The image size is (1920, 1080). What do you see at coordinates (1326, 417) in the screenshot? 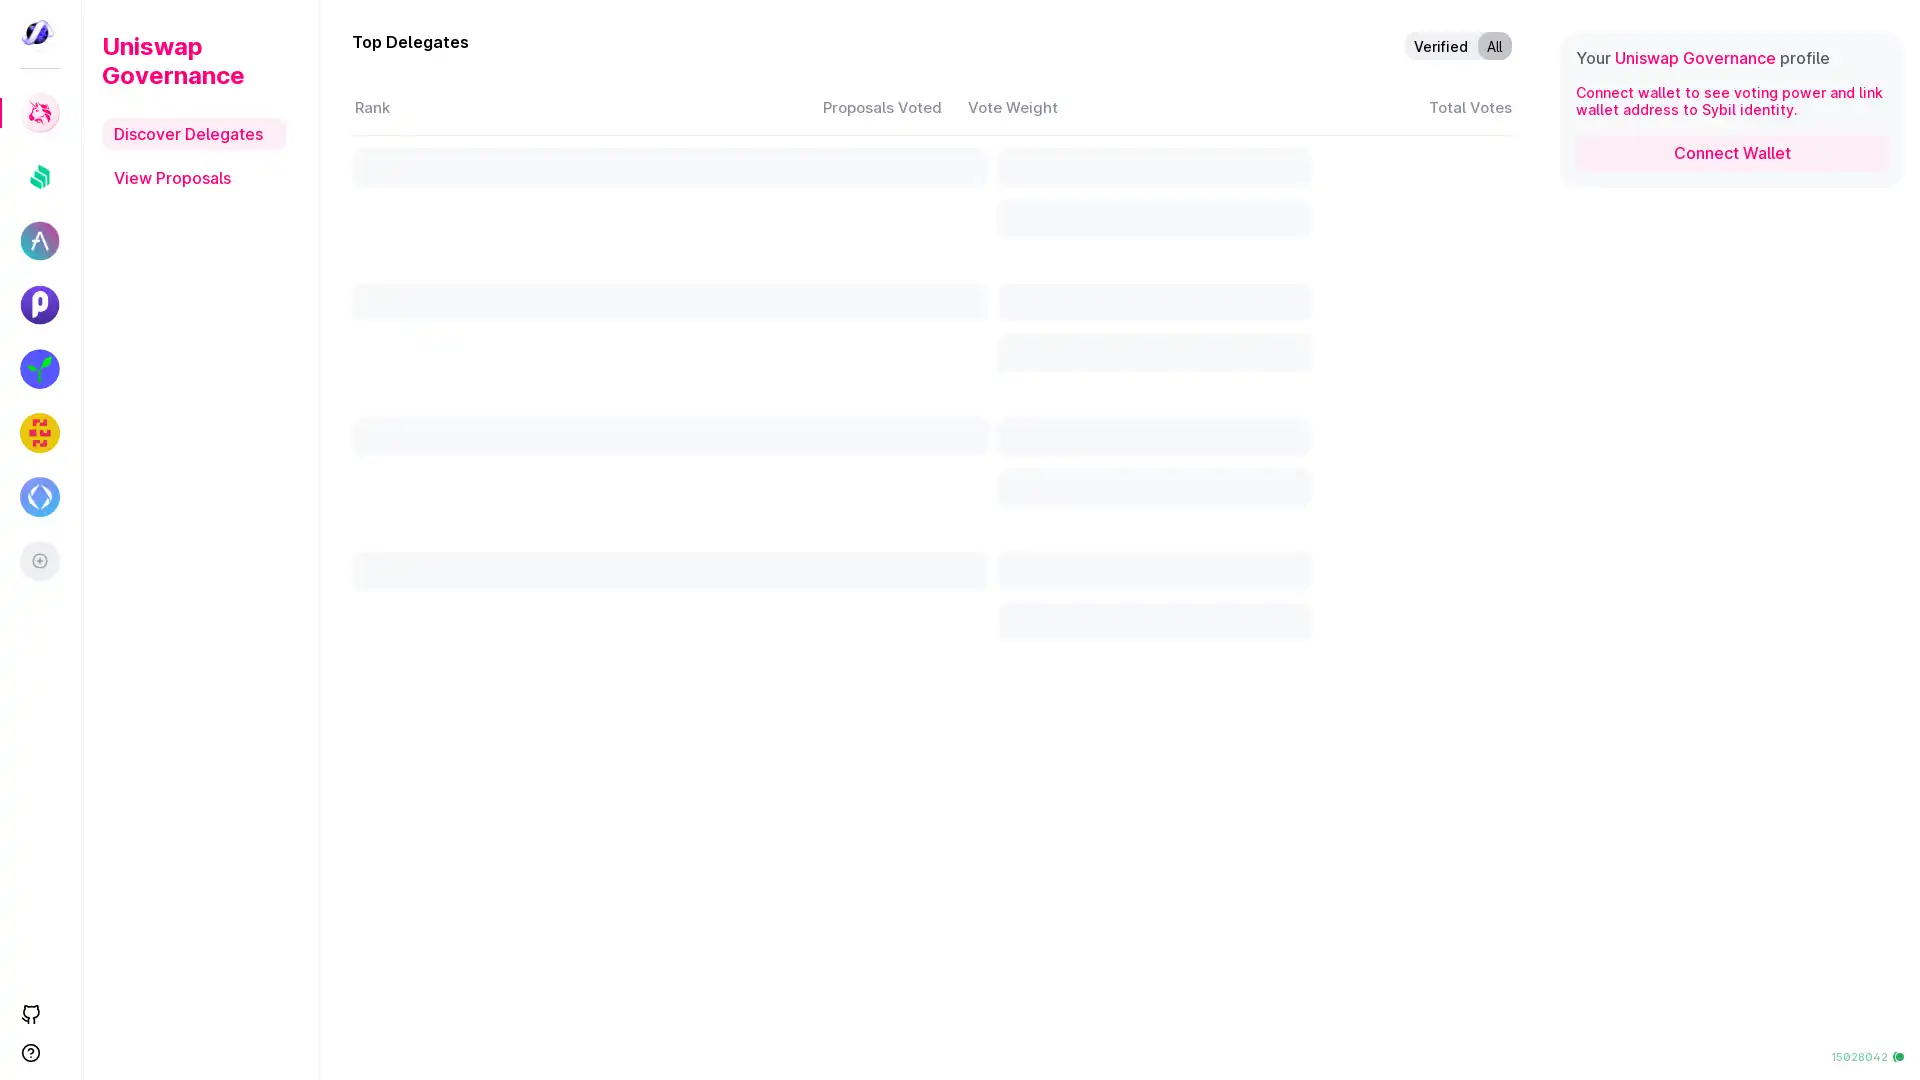
I see `Delegate` at bounding box center [1326, 417].